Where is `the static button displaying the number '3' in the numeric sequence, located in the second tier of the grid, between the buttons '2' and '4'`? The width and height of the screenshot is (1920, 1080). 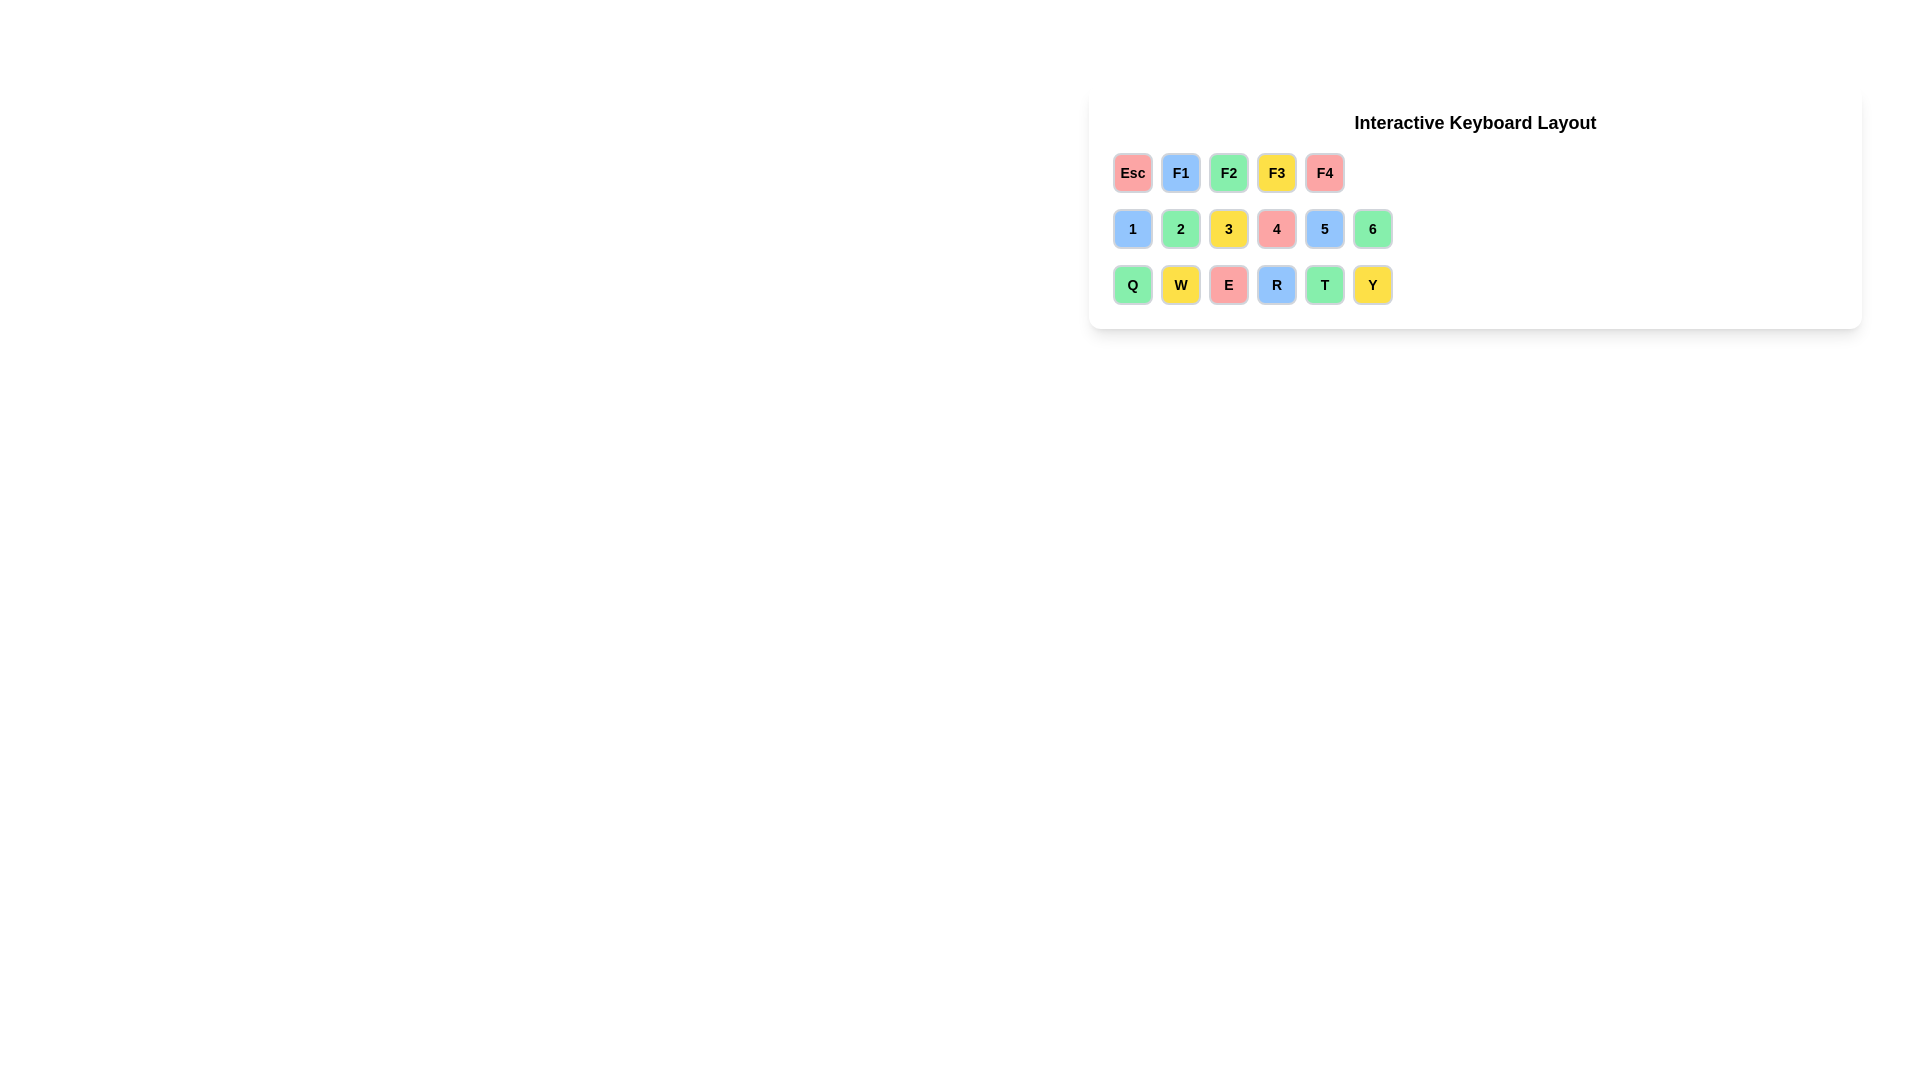
the static button displaying the number '3' in the numeric sequence, located in the second tier of the grid, between the buttons '2' and '4' is located at coordinates (1227, 227).